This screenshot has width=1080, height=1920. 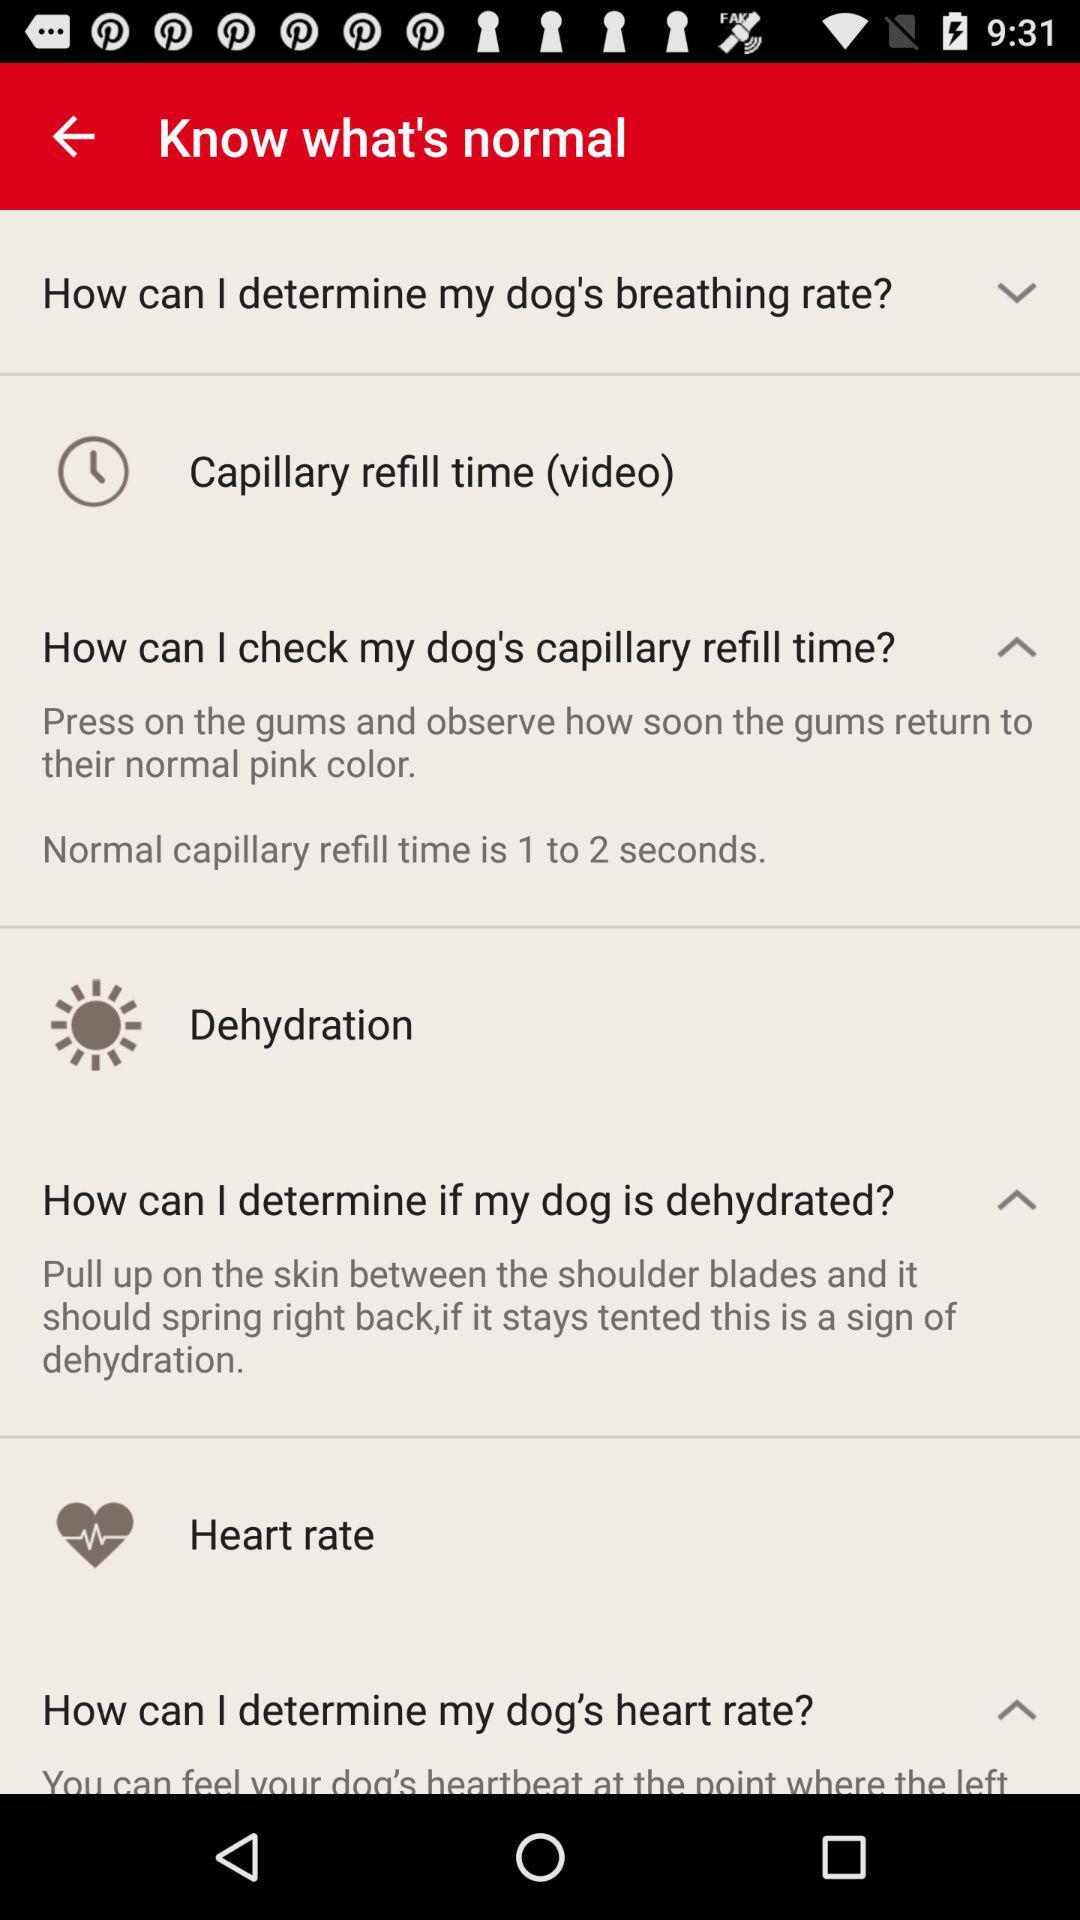 What do you see at coordinates (72, 135) in the screenshot?
I see `item next to the know what s` at bounding box center [72, 135].